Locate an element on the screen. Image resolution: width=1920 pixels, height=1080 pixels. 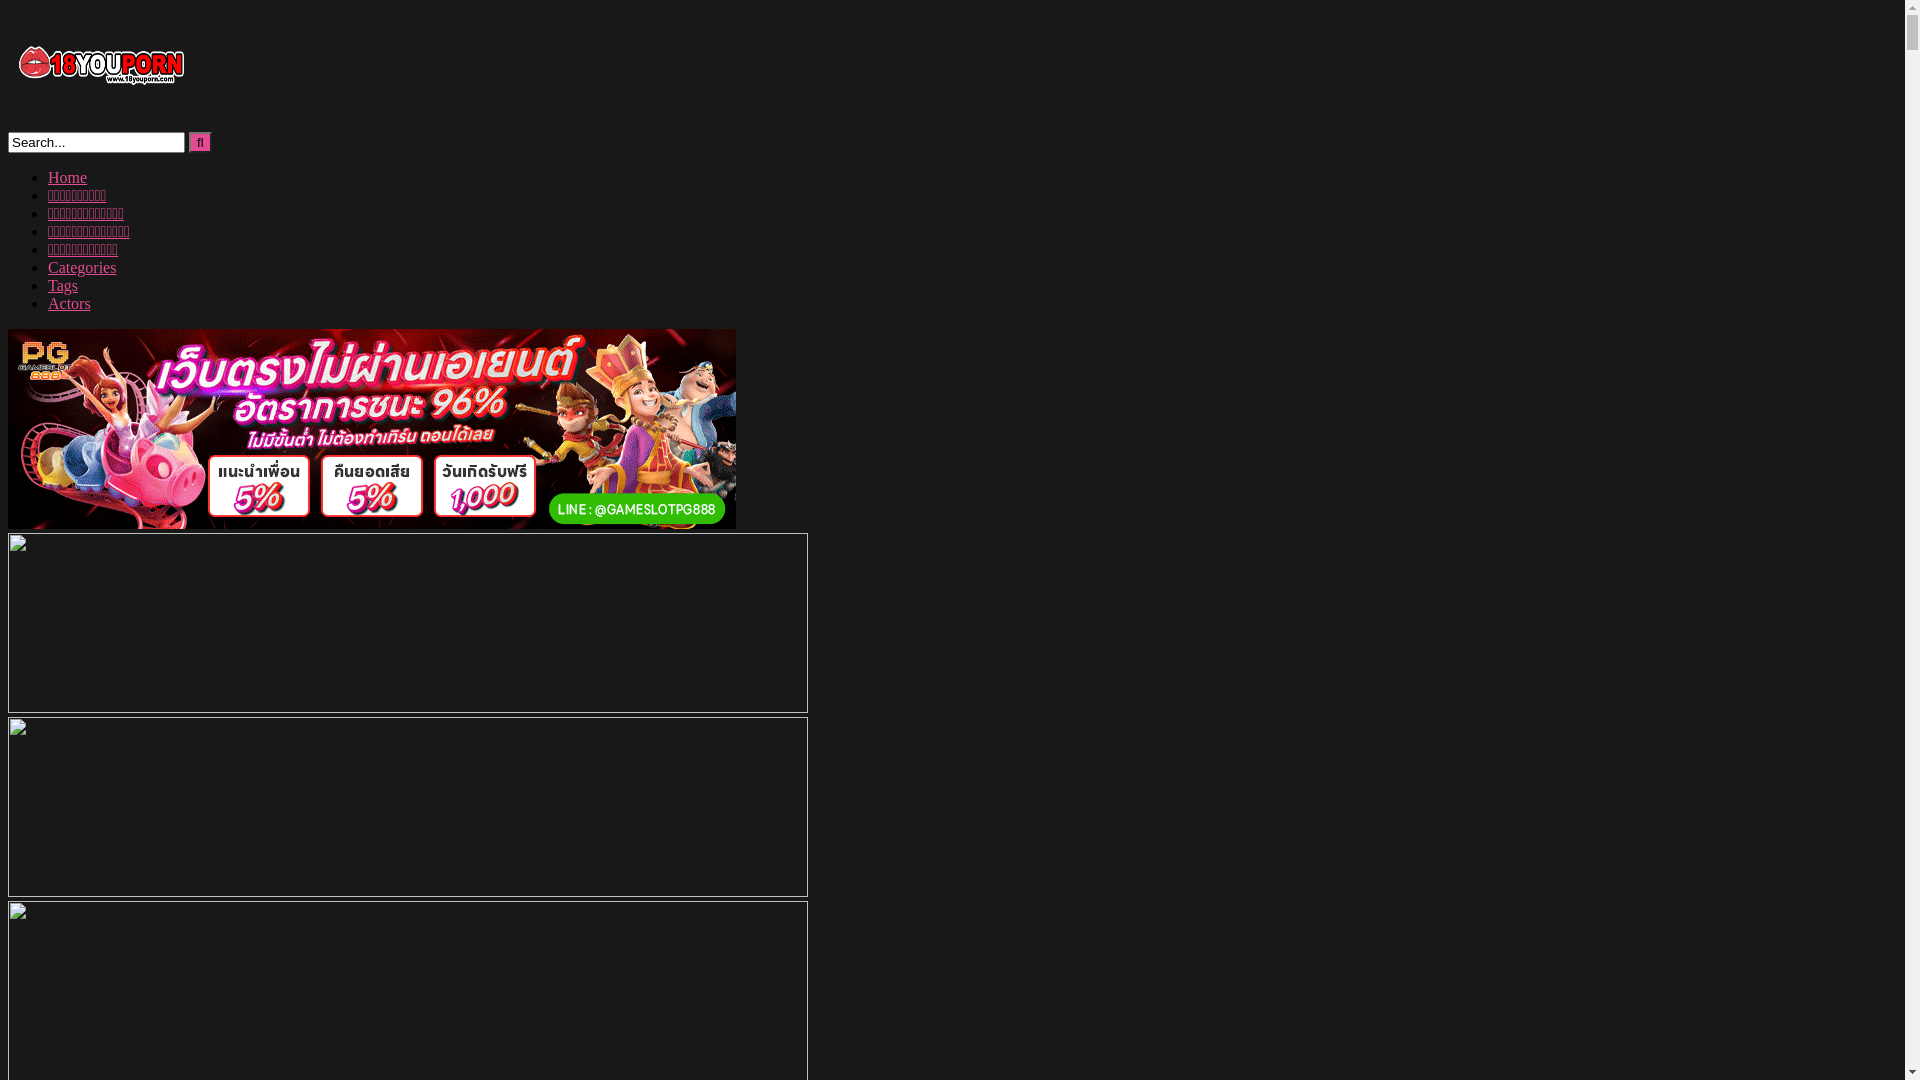
'Home' is located at coordinates (67, 176).